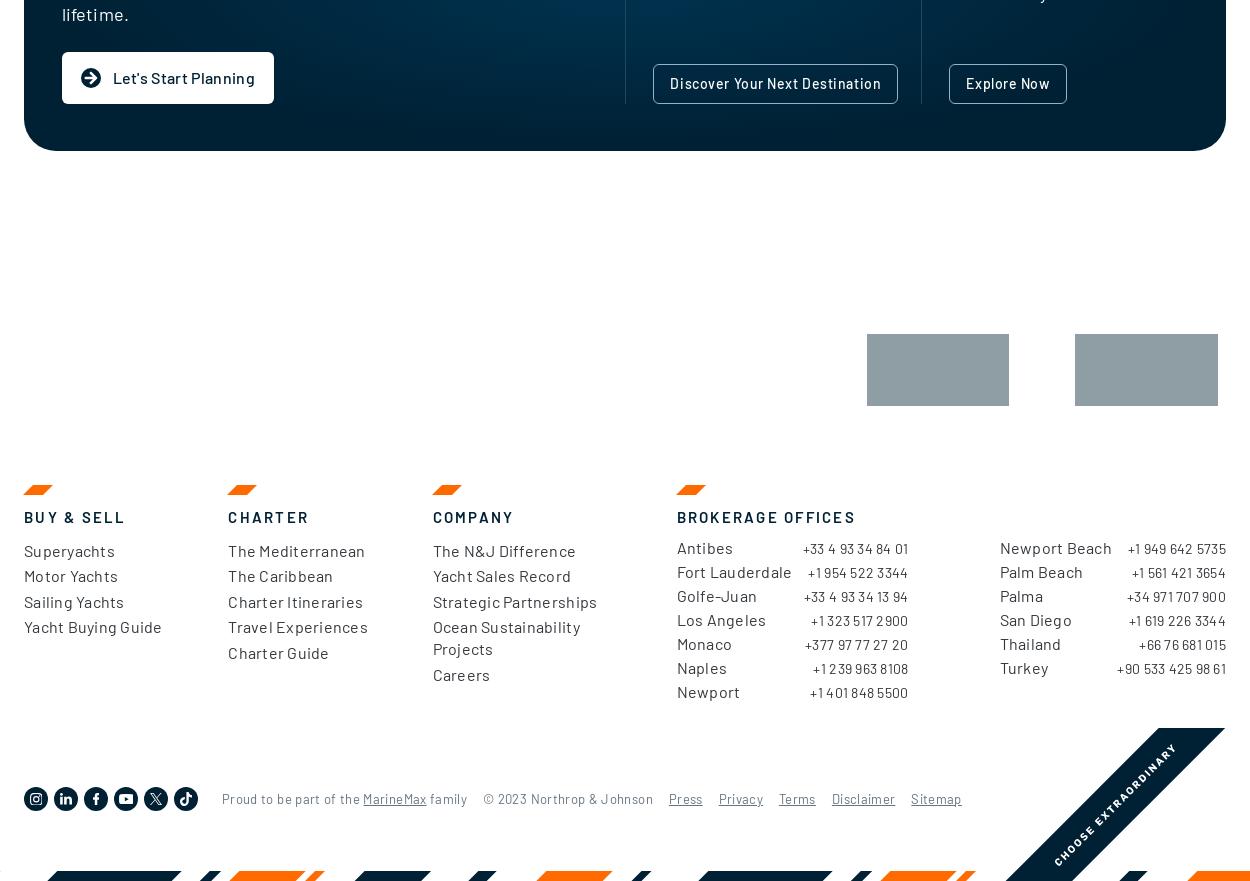 The height and width of the screenshot is (881, 1250). What do you see at coordinates (296, 548) in the screenshot?
I see `'The Mediterranean'` at bounding box center [296, 548].